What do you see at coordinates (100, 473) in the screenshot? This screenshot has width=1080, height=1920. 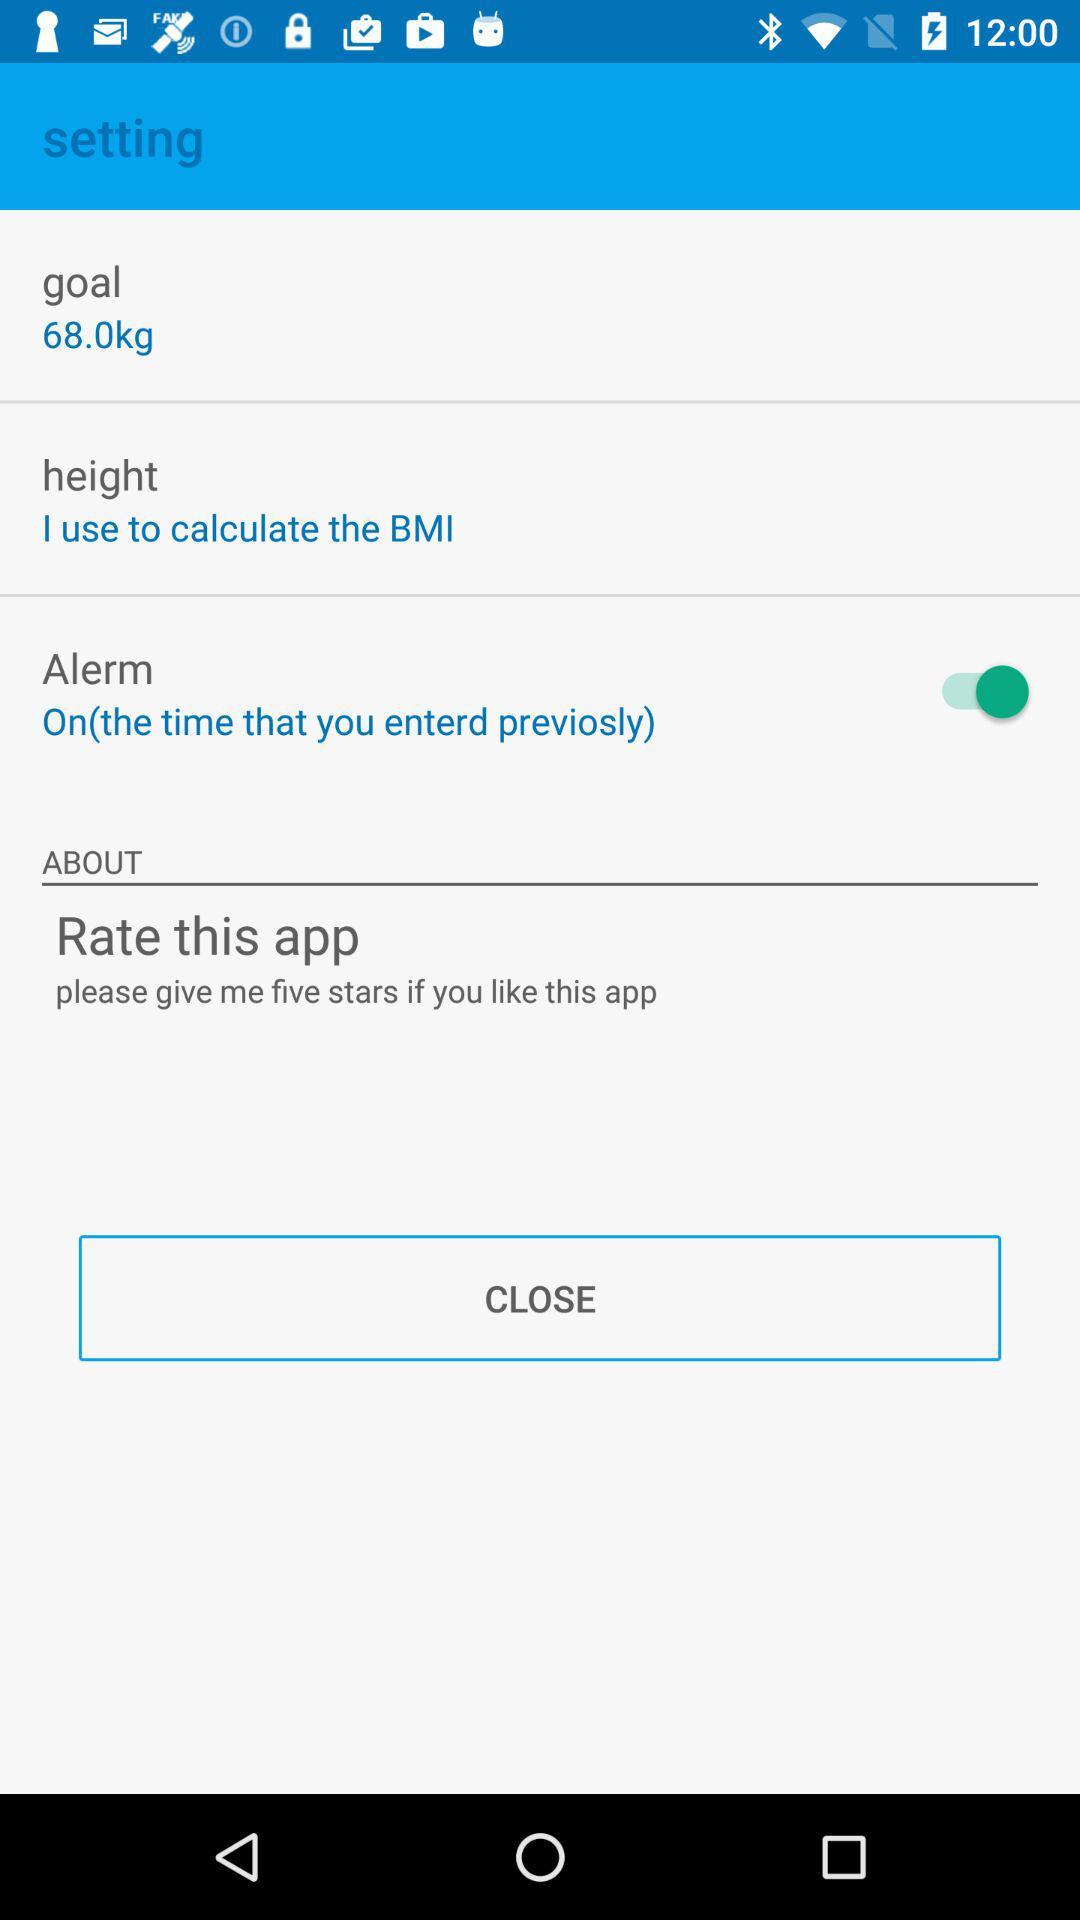 I see `height icon` at bounding box center [100, 473].